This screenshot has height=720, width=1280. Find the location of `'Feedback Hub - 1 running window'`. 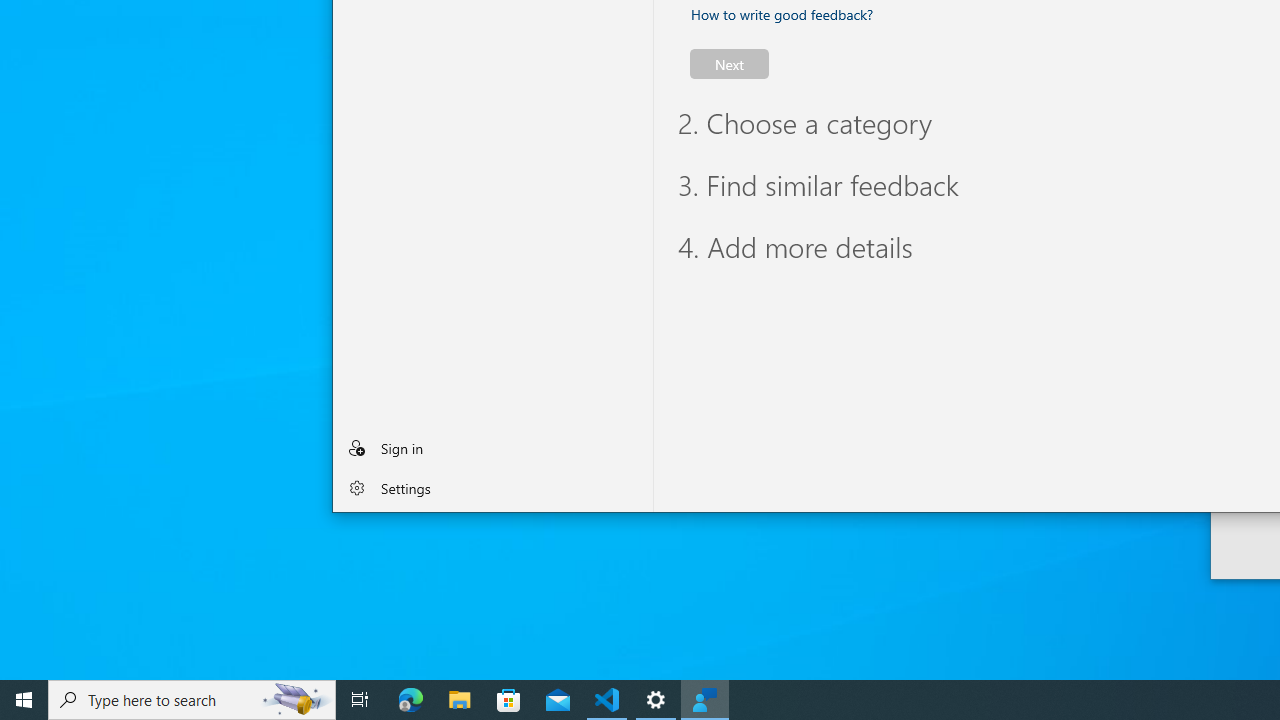

'Feedback Hub - 1 running window' is located at coordinates (705, 698).